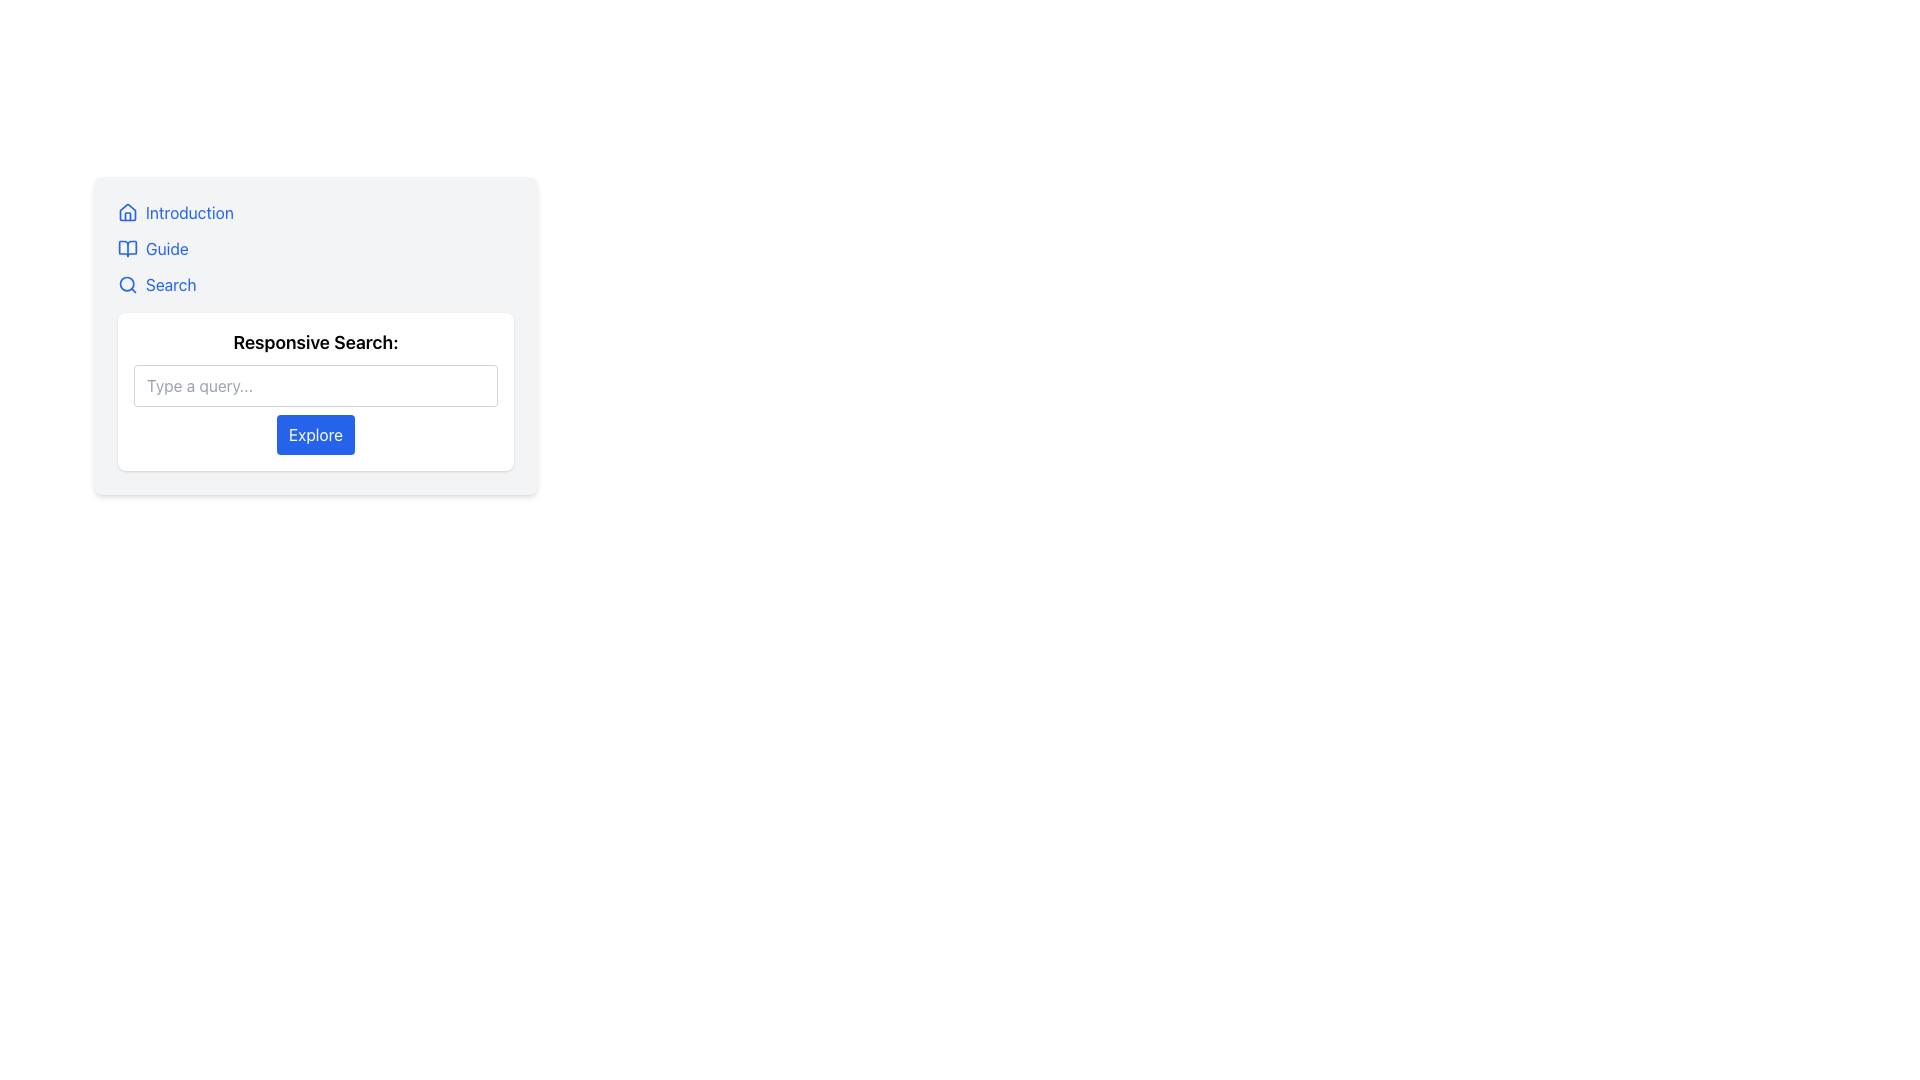 This screenshot has width=1920, height=1080. Describe the element at coordinates (167, 248) in the screenshot. I see `the second navigation link in the vertical list, which is adjacent to an open book icon` at that location.